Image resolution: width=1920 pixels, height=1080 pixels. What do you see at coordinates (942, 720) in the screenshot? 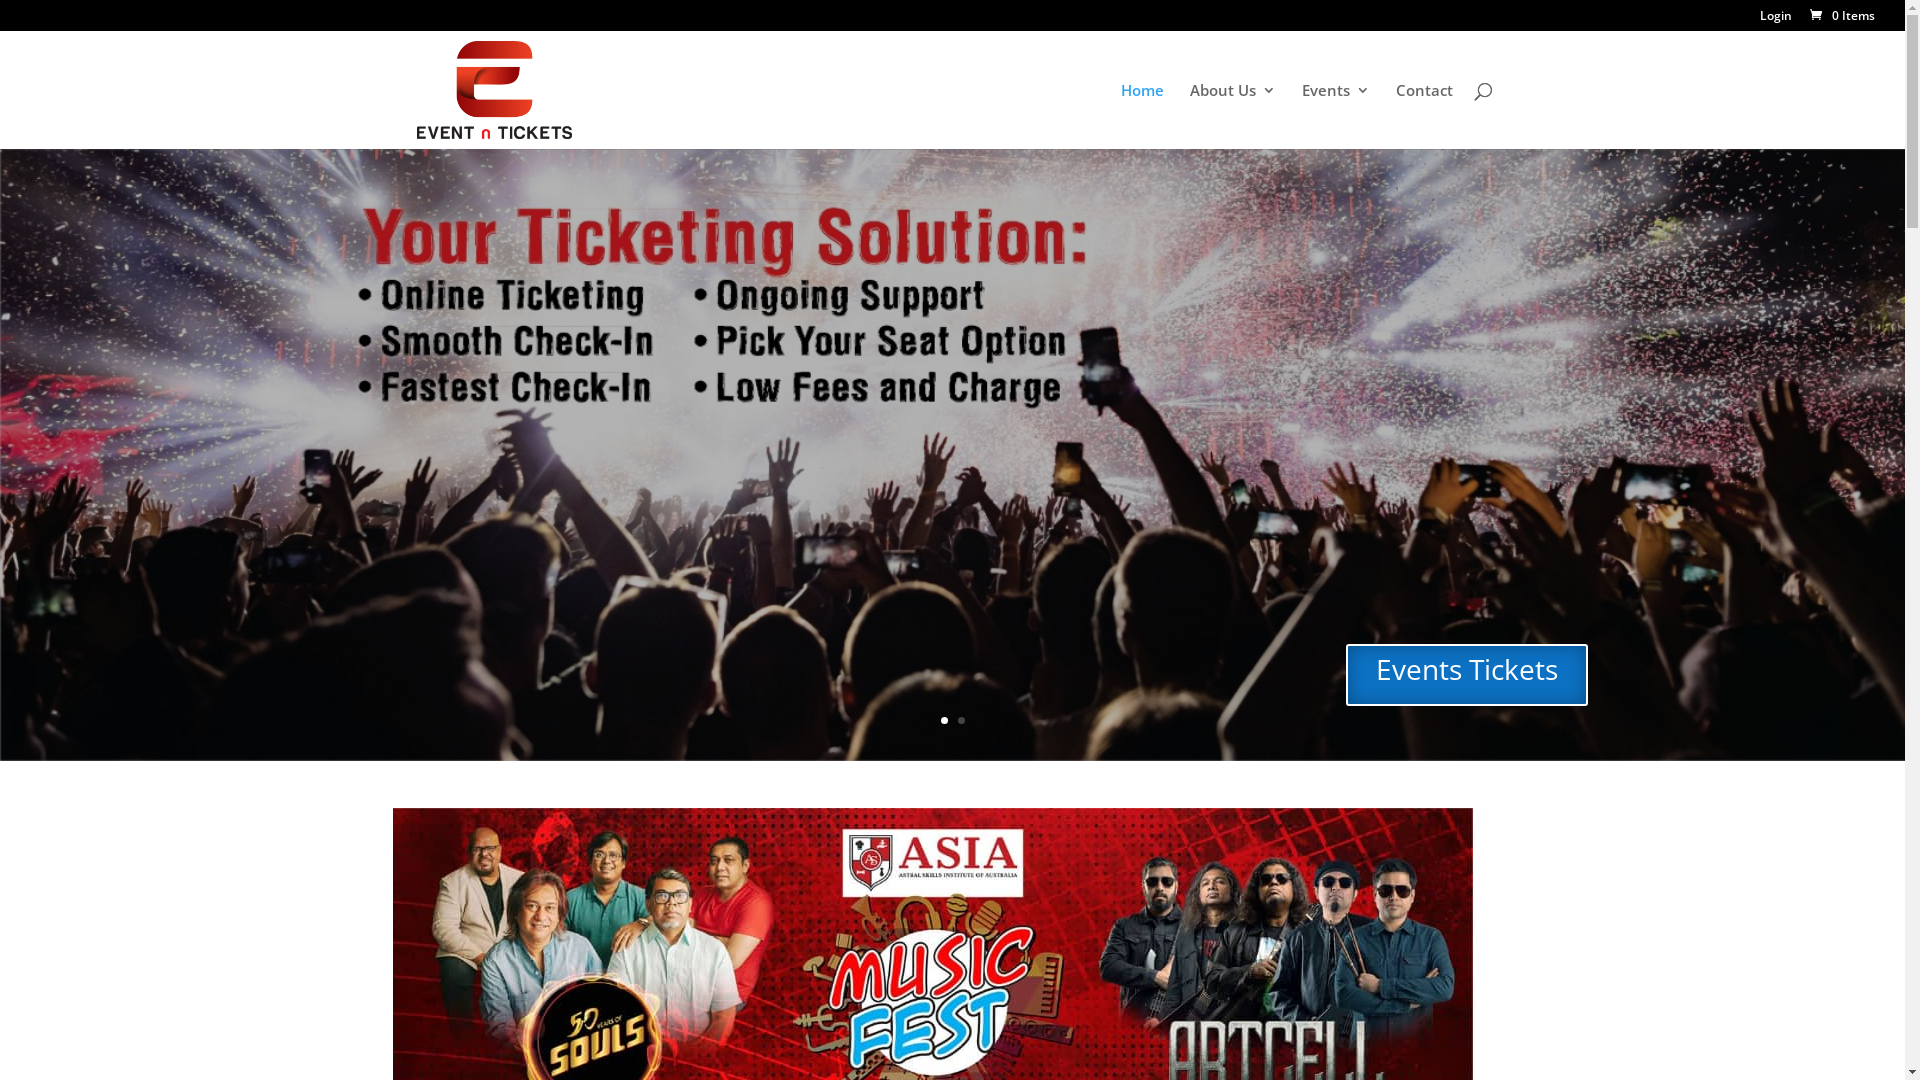
I see `'1'` at bounding box center [942, 720].